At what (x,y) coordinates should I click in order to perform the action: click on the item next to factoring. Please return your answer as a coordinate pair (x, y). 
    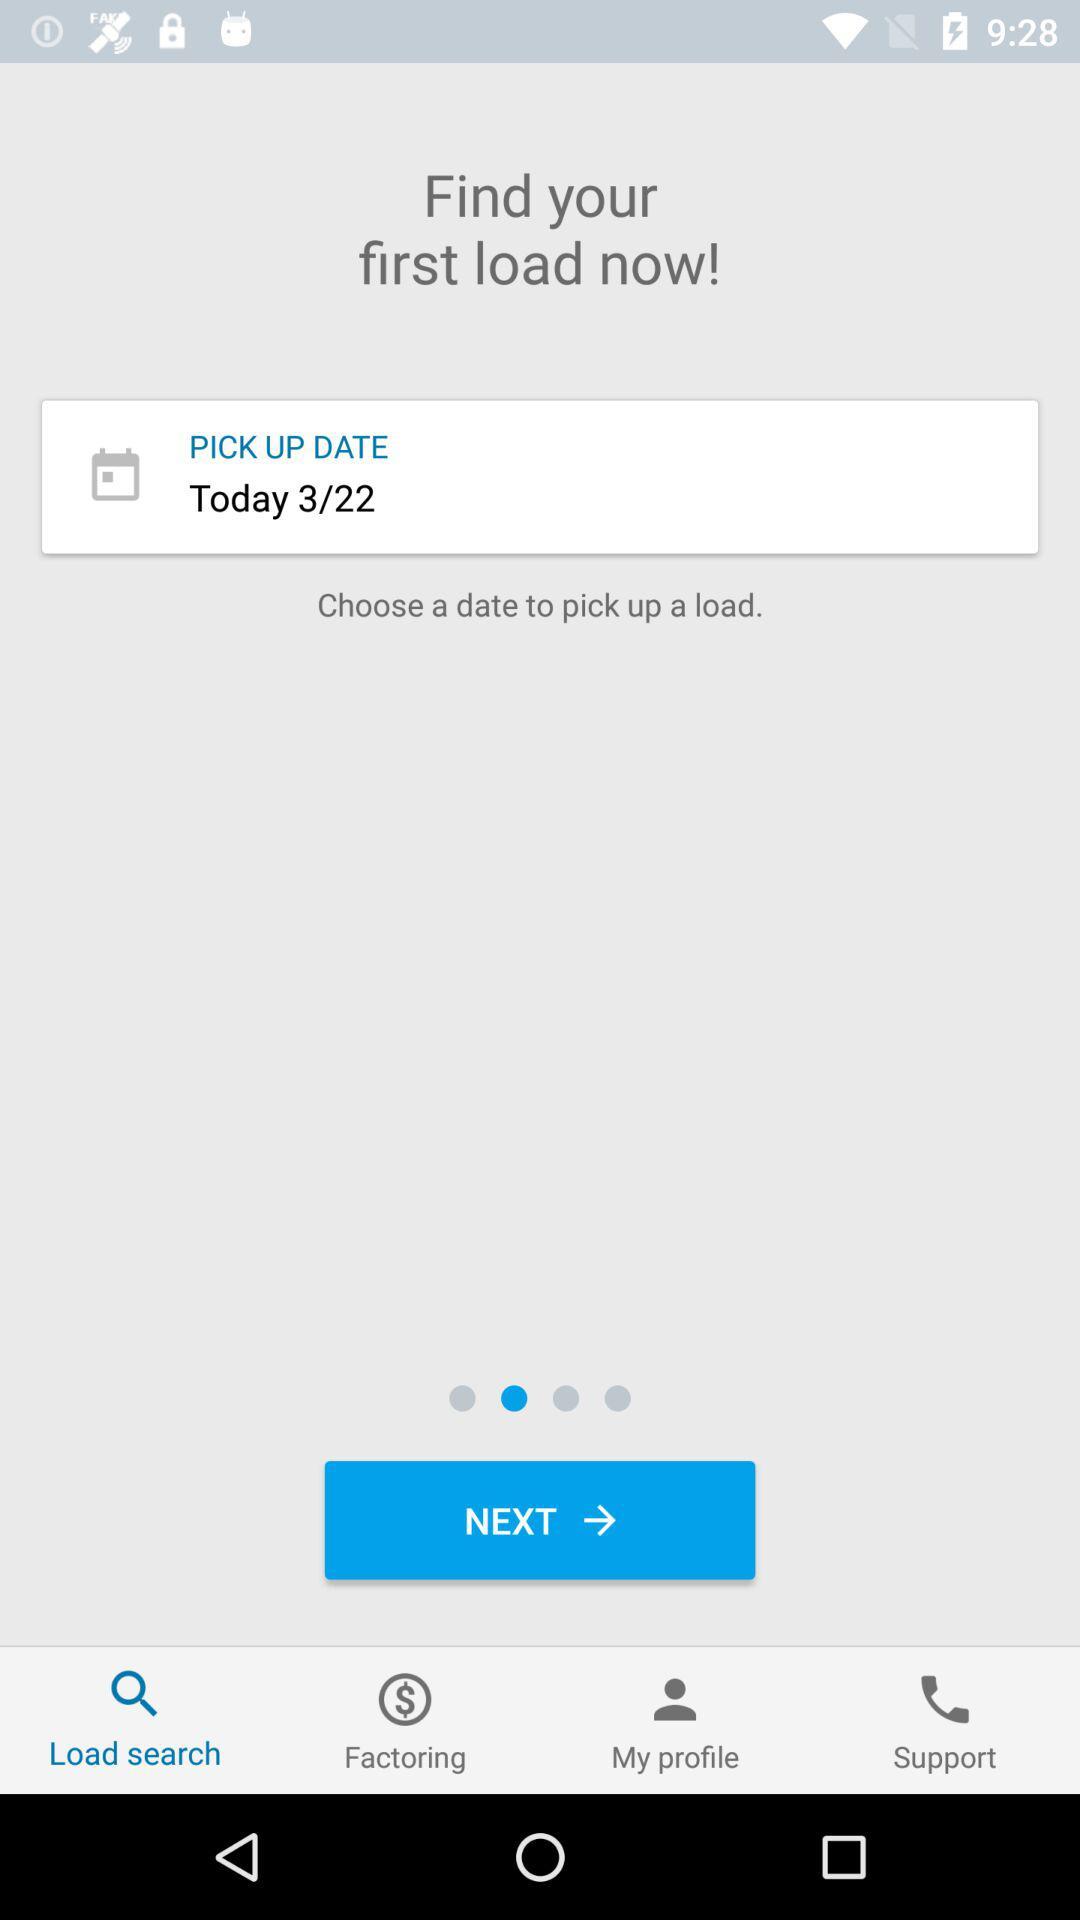
    Looking at the image, I should click on (135, 1719).